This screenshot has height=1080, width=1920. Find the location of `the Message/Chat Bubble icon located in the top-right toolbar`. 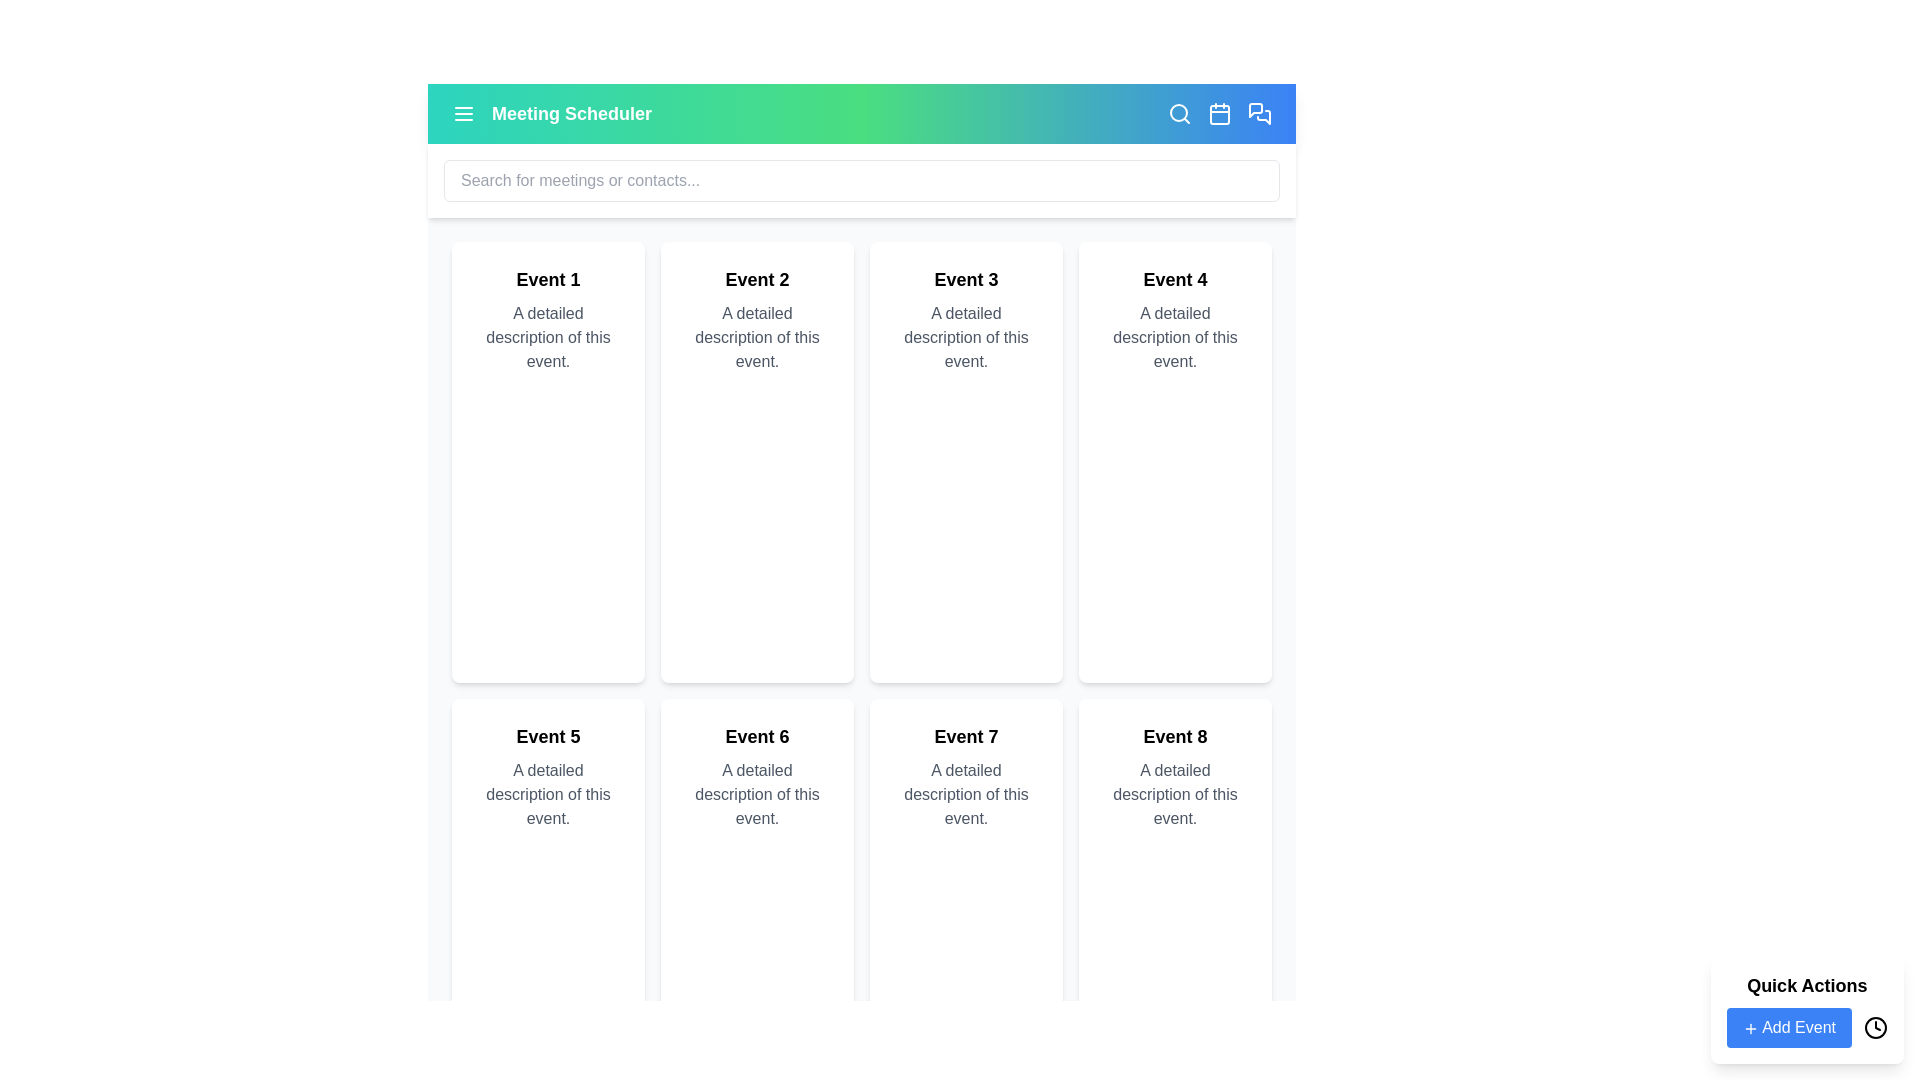

the Message/Chat Bubble icon located in the top-right toolbar is located at coordinates (1255, 110).